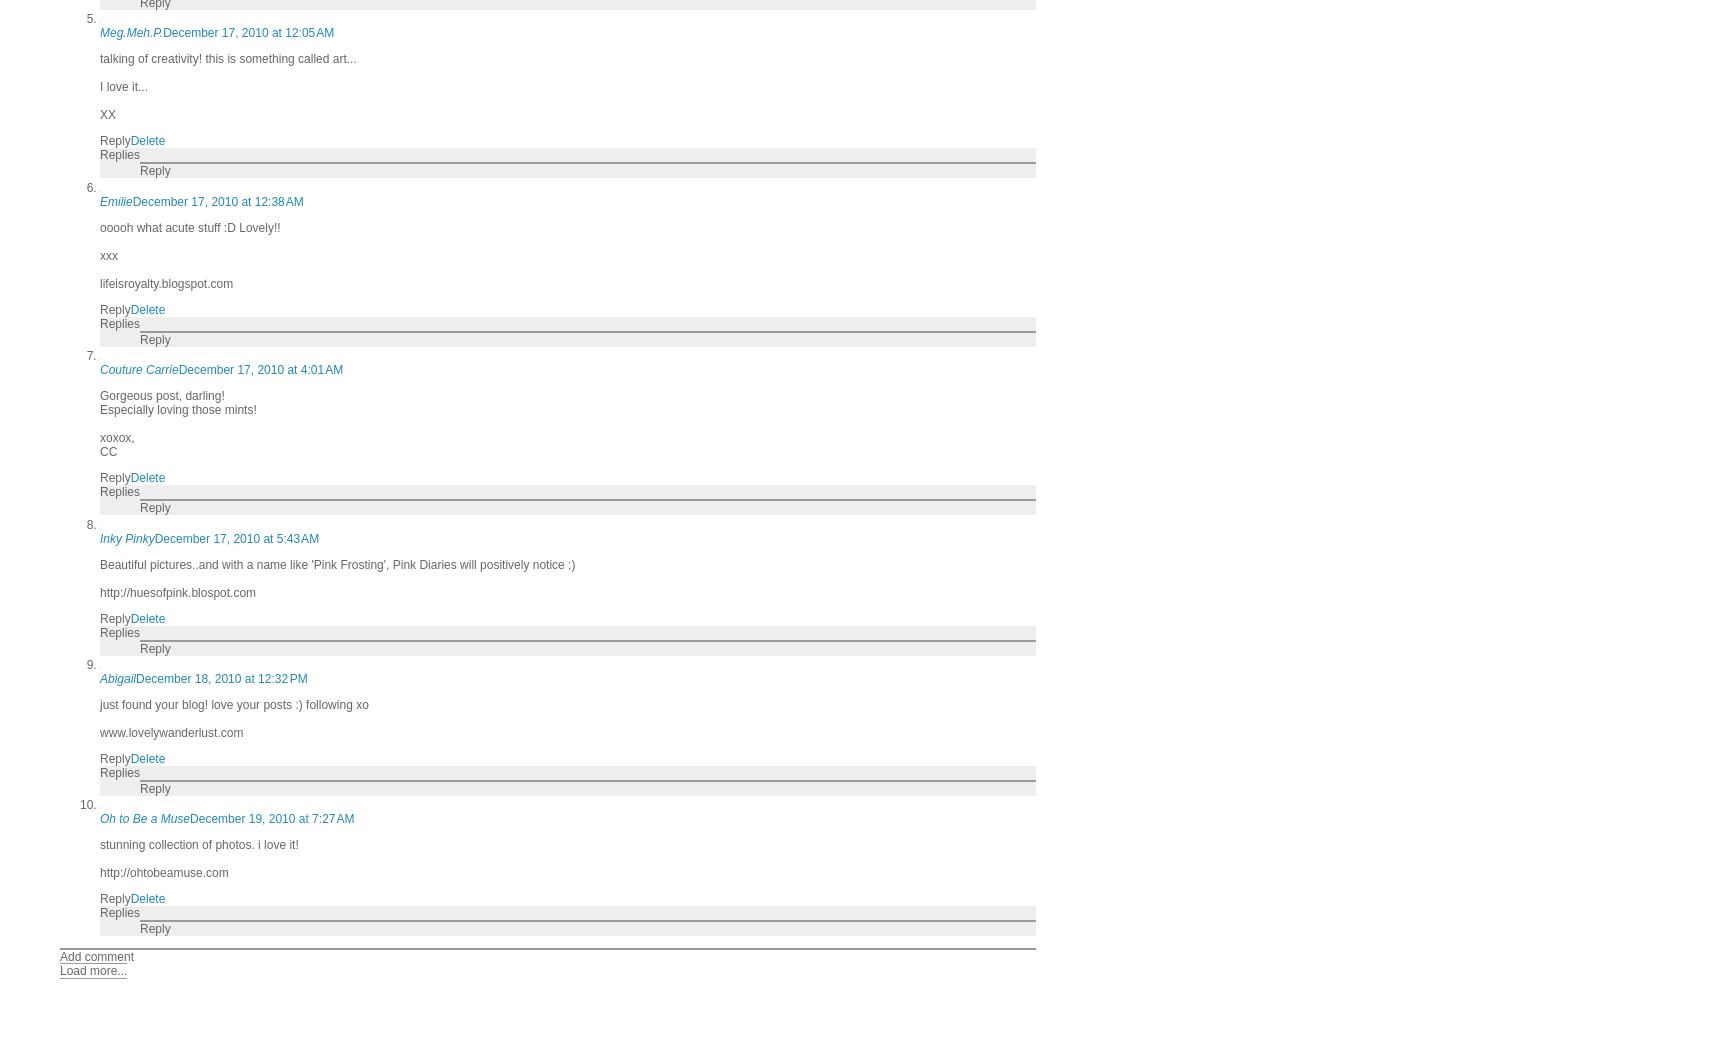 The image size is (1734, 1063). Describe the element at coordinates (109, 255) in the screenshot. I see `'xxx'` at that location.